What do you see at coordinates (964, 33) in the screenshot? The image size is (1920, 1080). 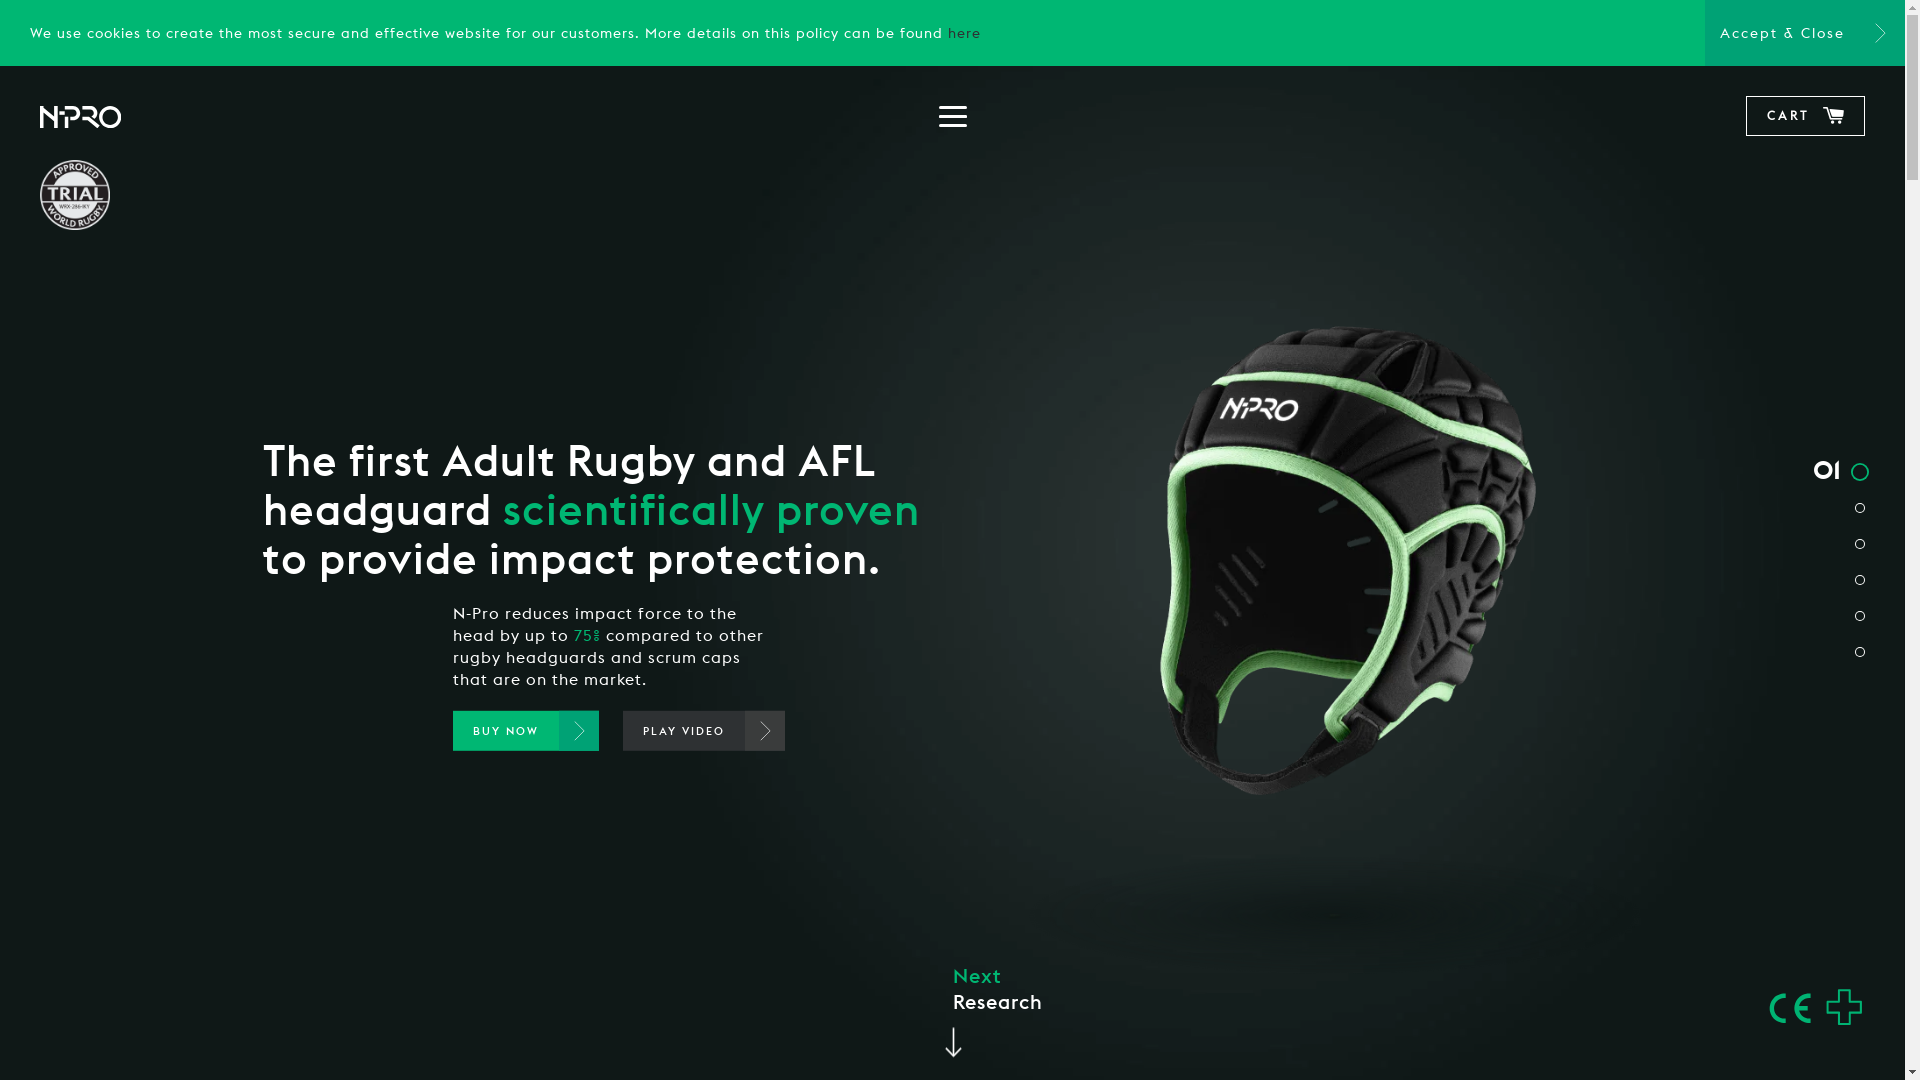 I see `'here'` at bounding box center [964, 33].